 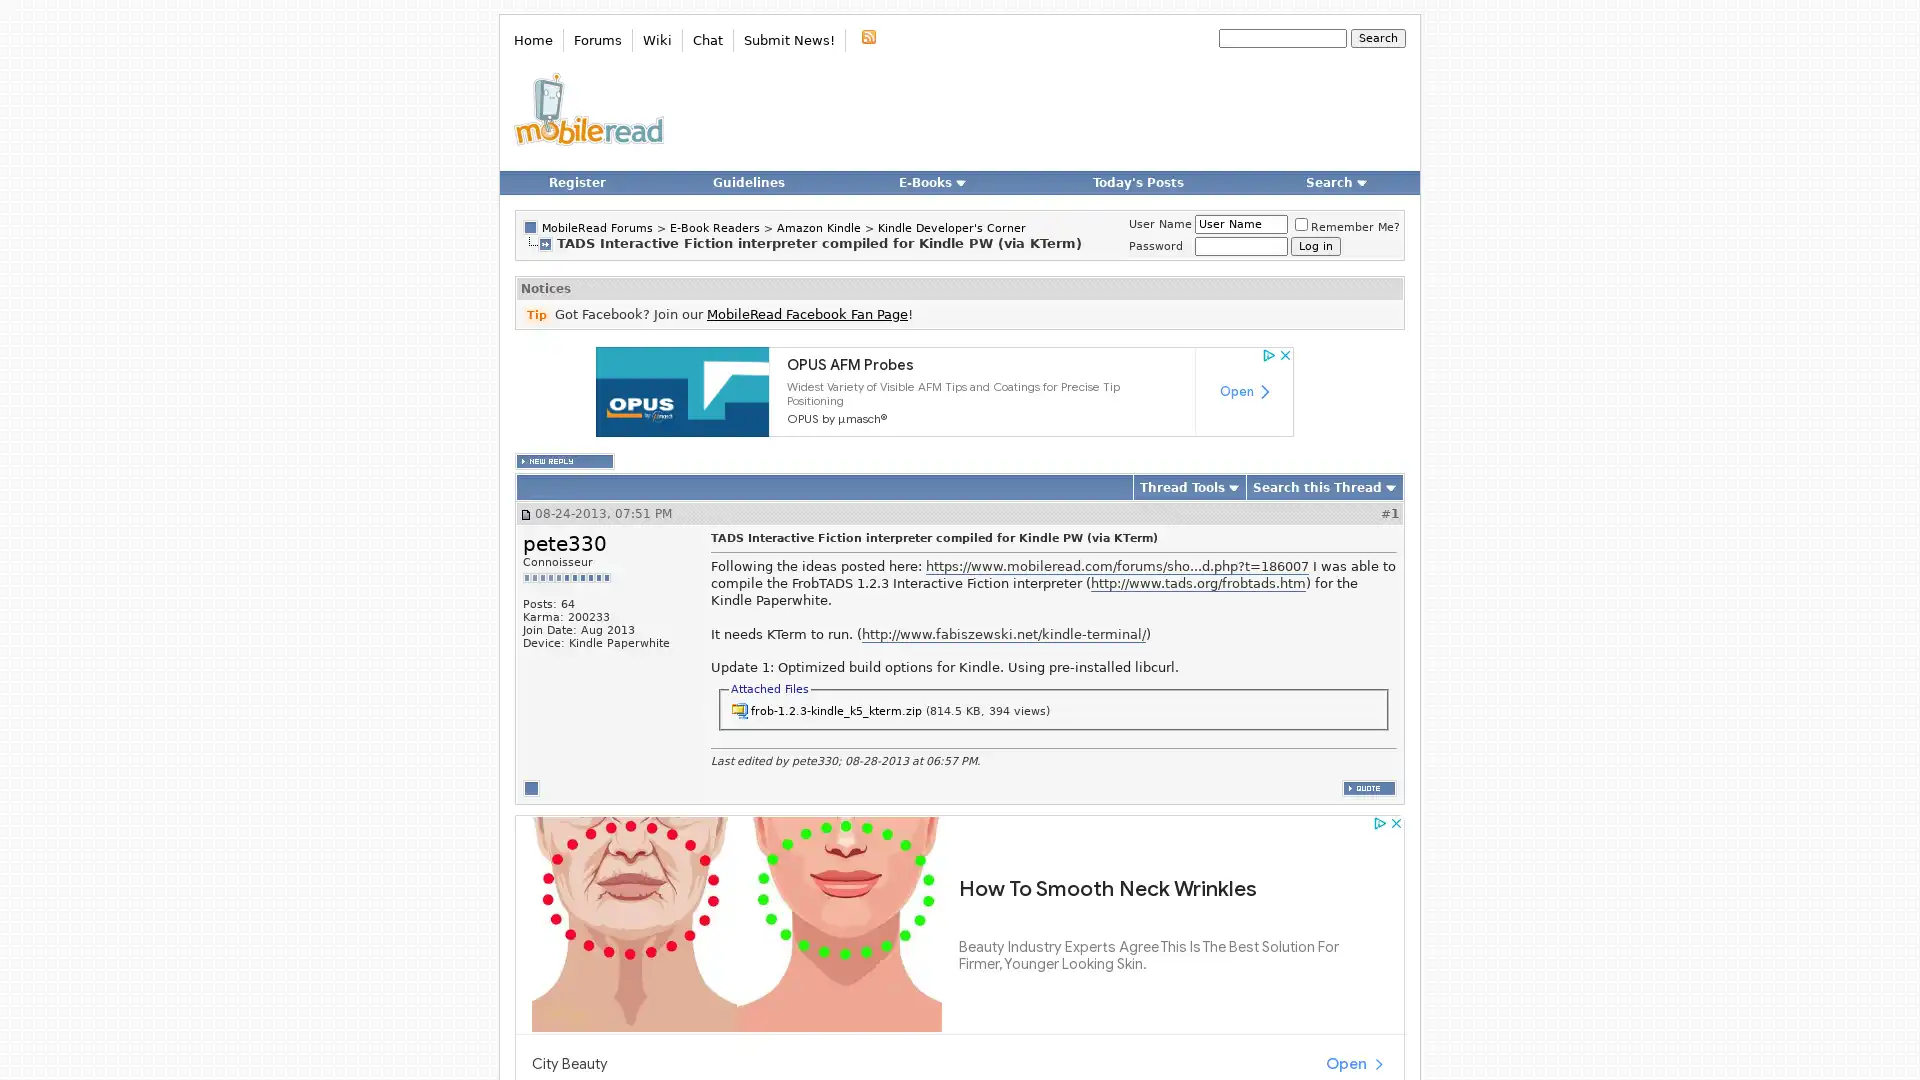 I want to click on Log in, so click(x=1315, y=245).